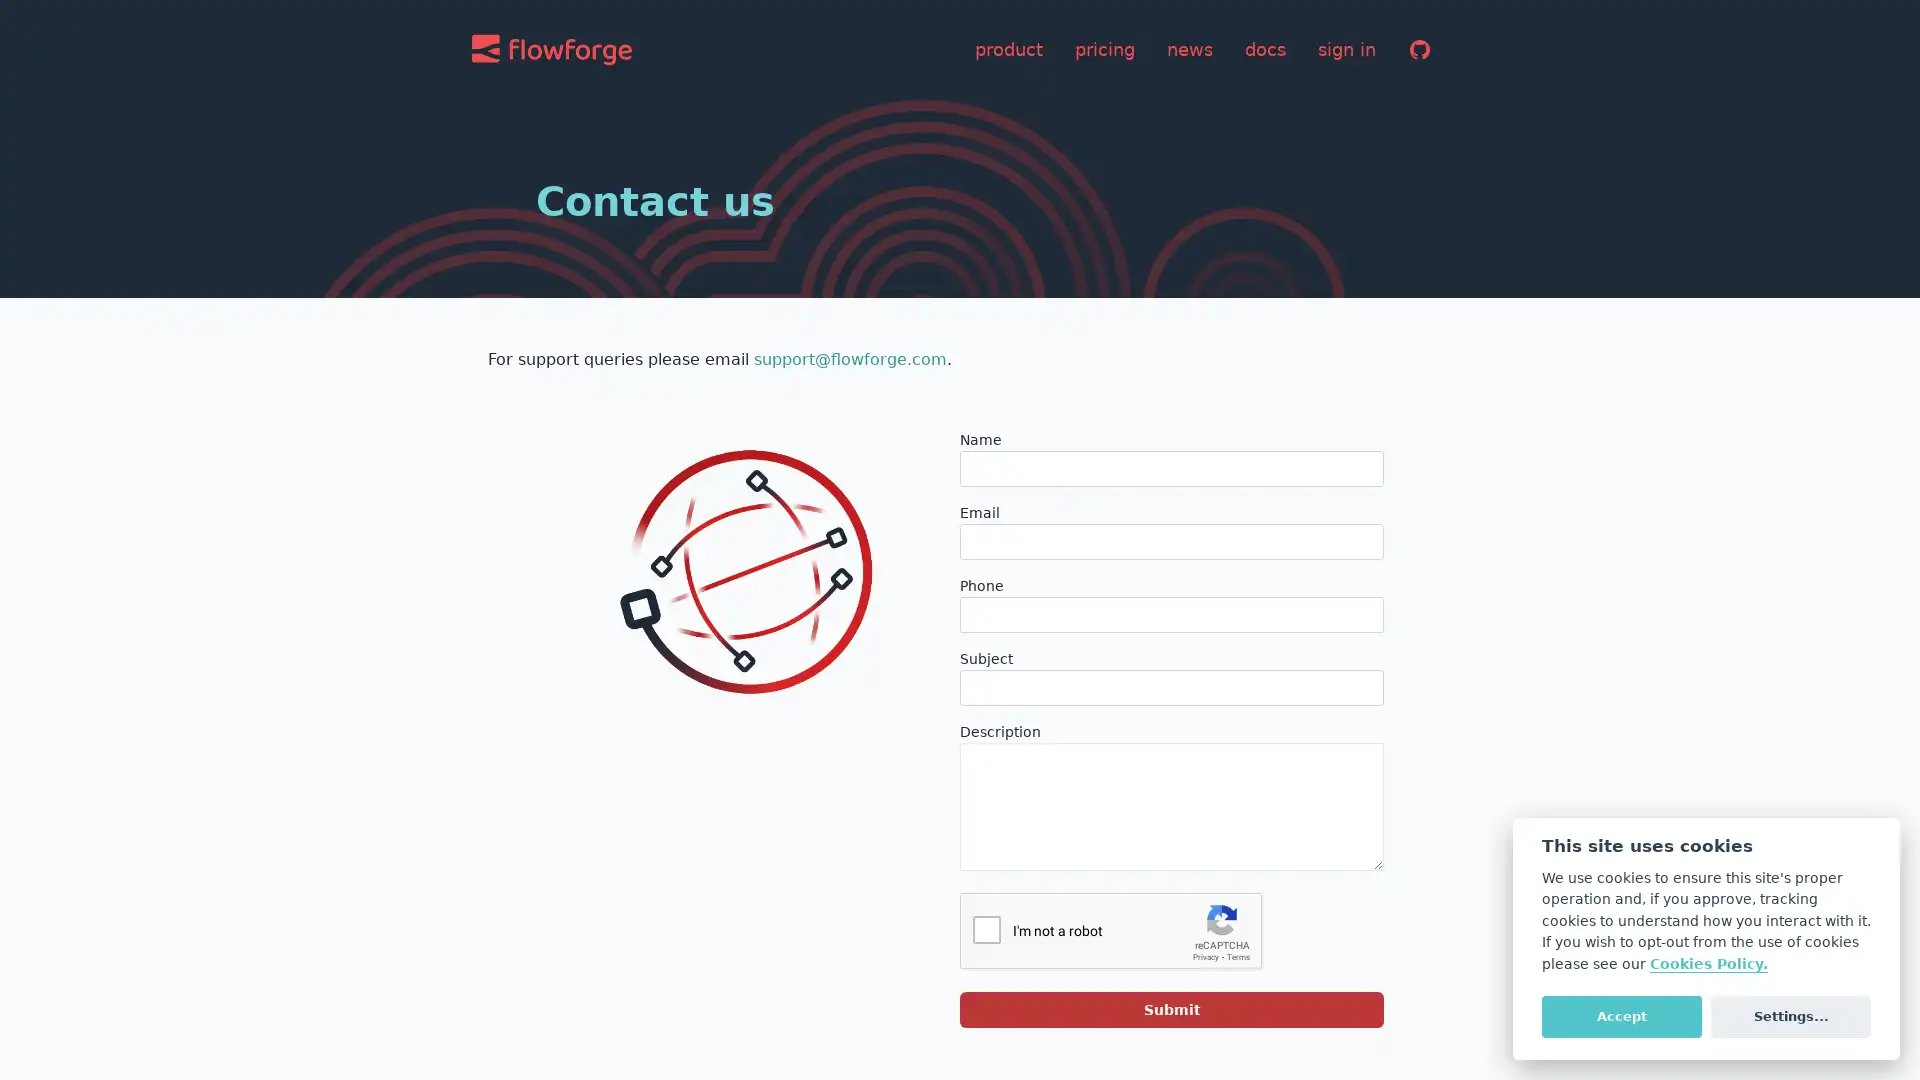  What do you see at coordinates (1171, 1010) in the screenshot?
I see `Submit` at bounding box center [1171, 1010].